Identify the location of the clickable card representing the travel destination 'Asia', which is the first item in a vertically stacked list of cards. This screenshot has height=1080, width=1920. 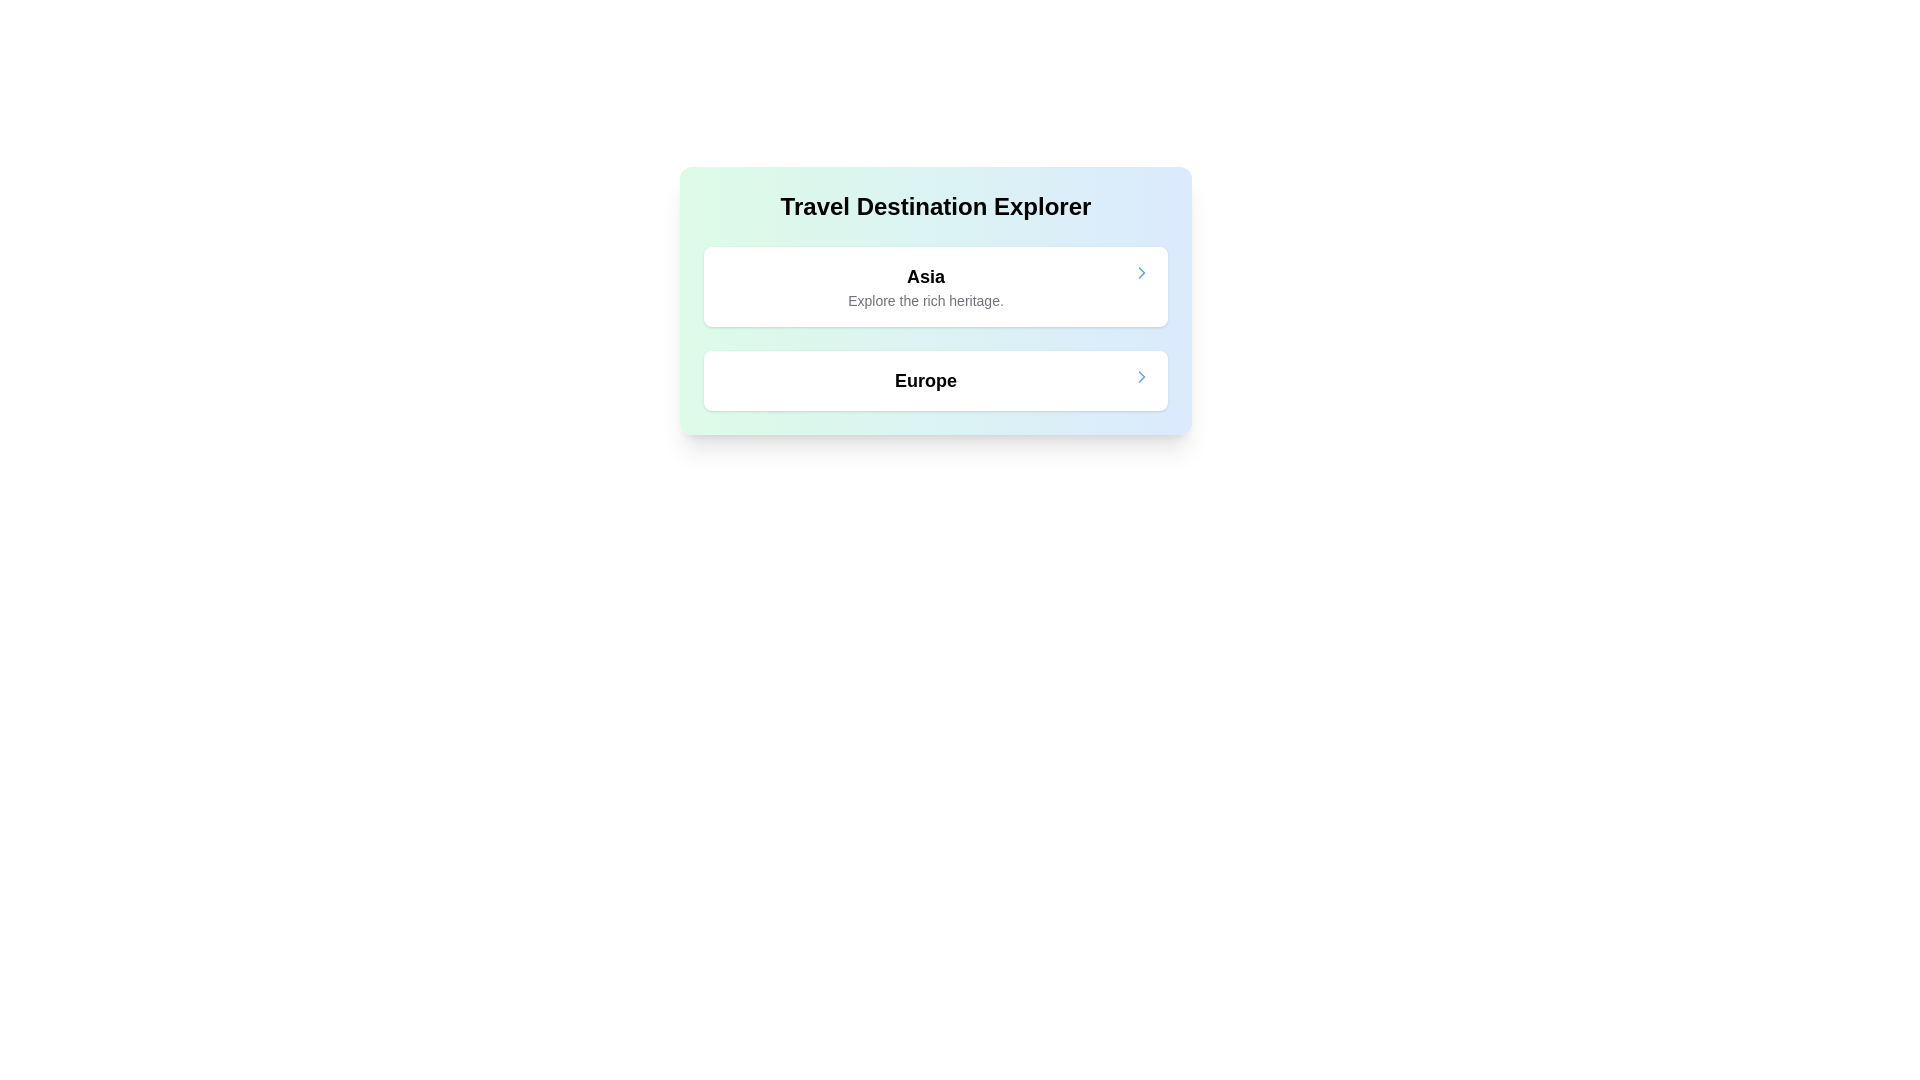
(935, 286).